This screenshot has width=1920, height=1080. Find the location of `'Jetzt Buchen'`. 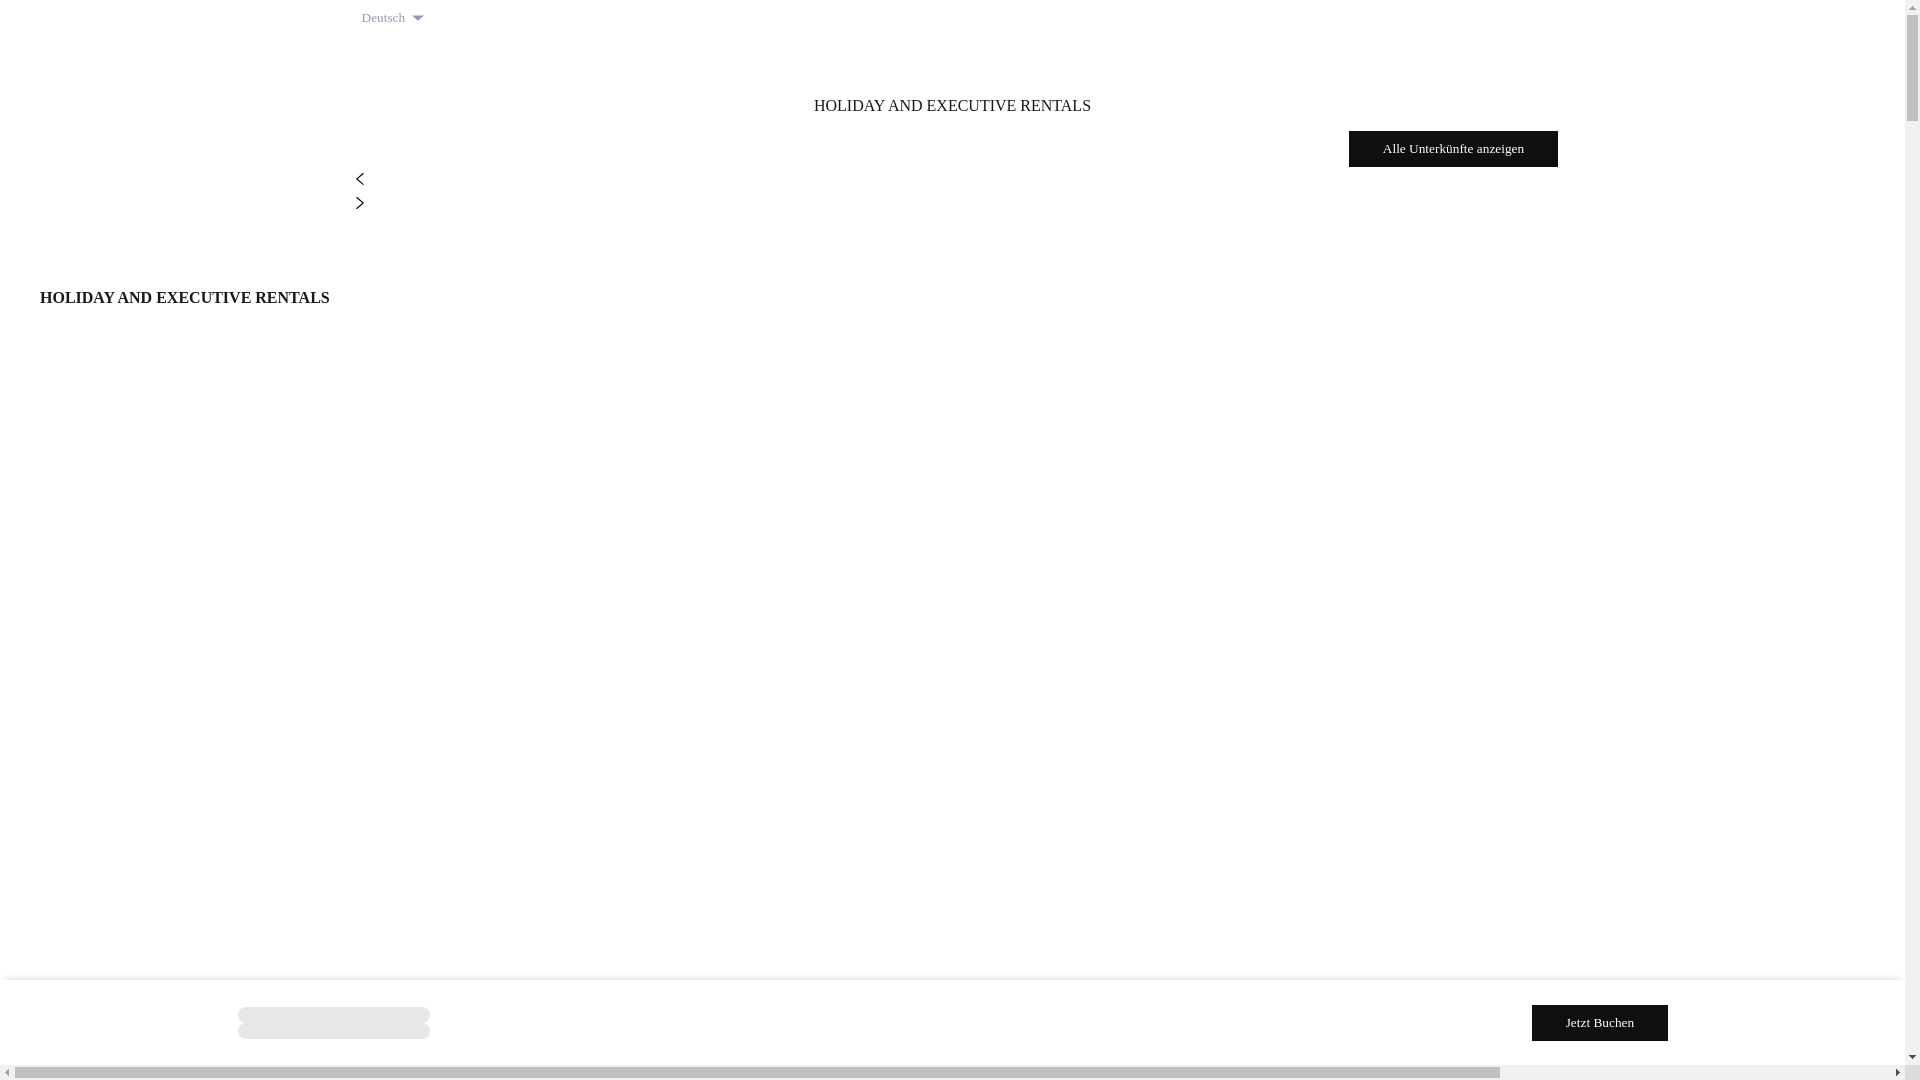

'Jetzt Buchen' is located at coordinates (1530, 1022).